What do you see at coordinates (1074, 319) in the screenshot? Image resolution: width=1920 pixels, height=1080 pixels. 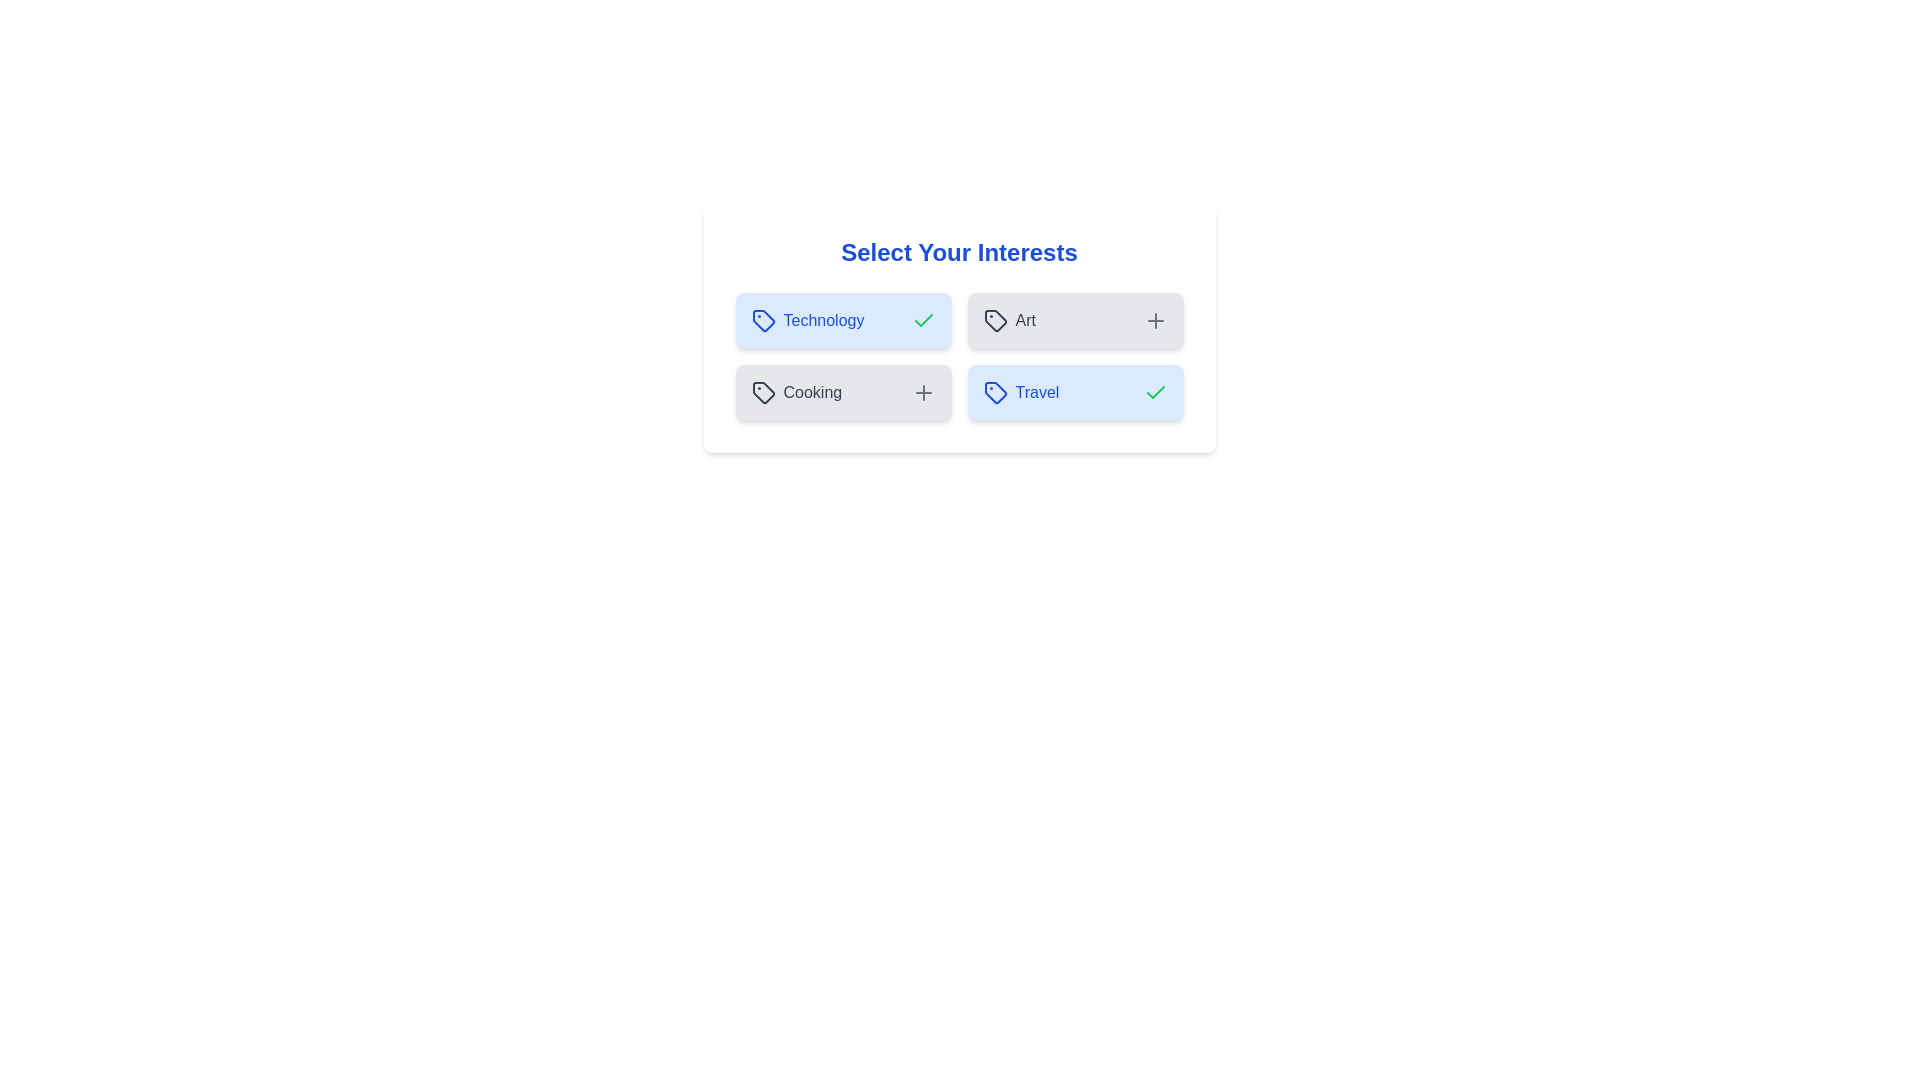 I see `the interest labeled Art` at bounding box center [1074, 319].